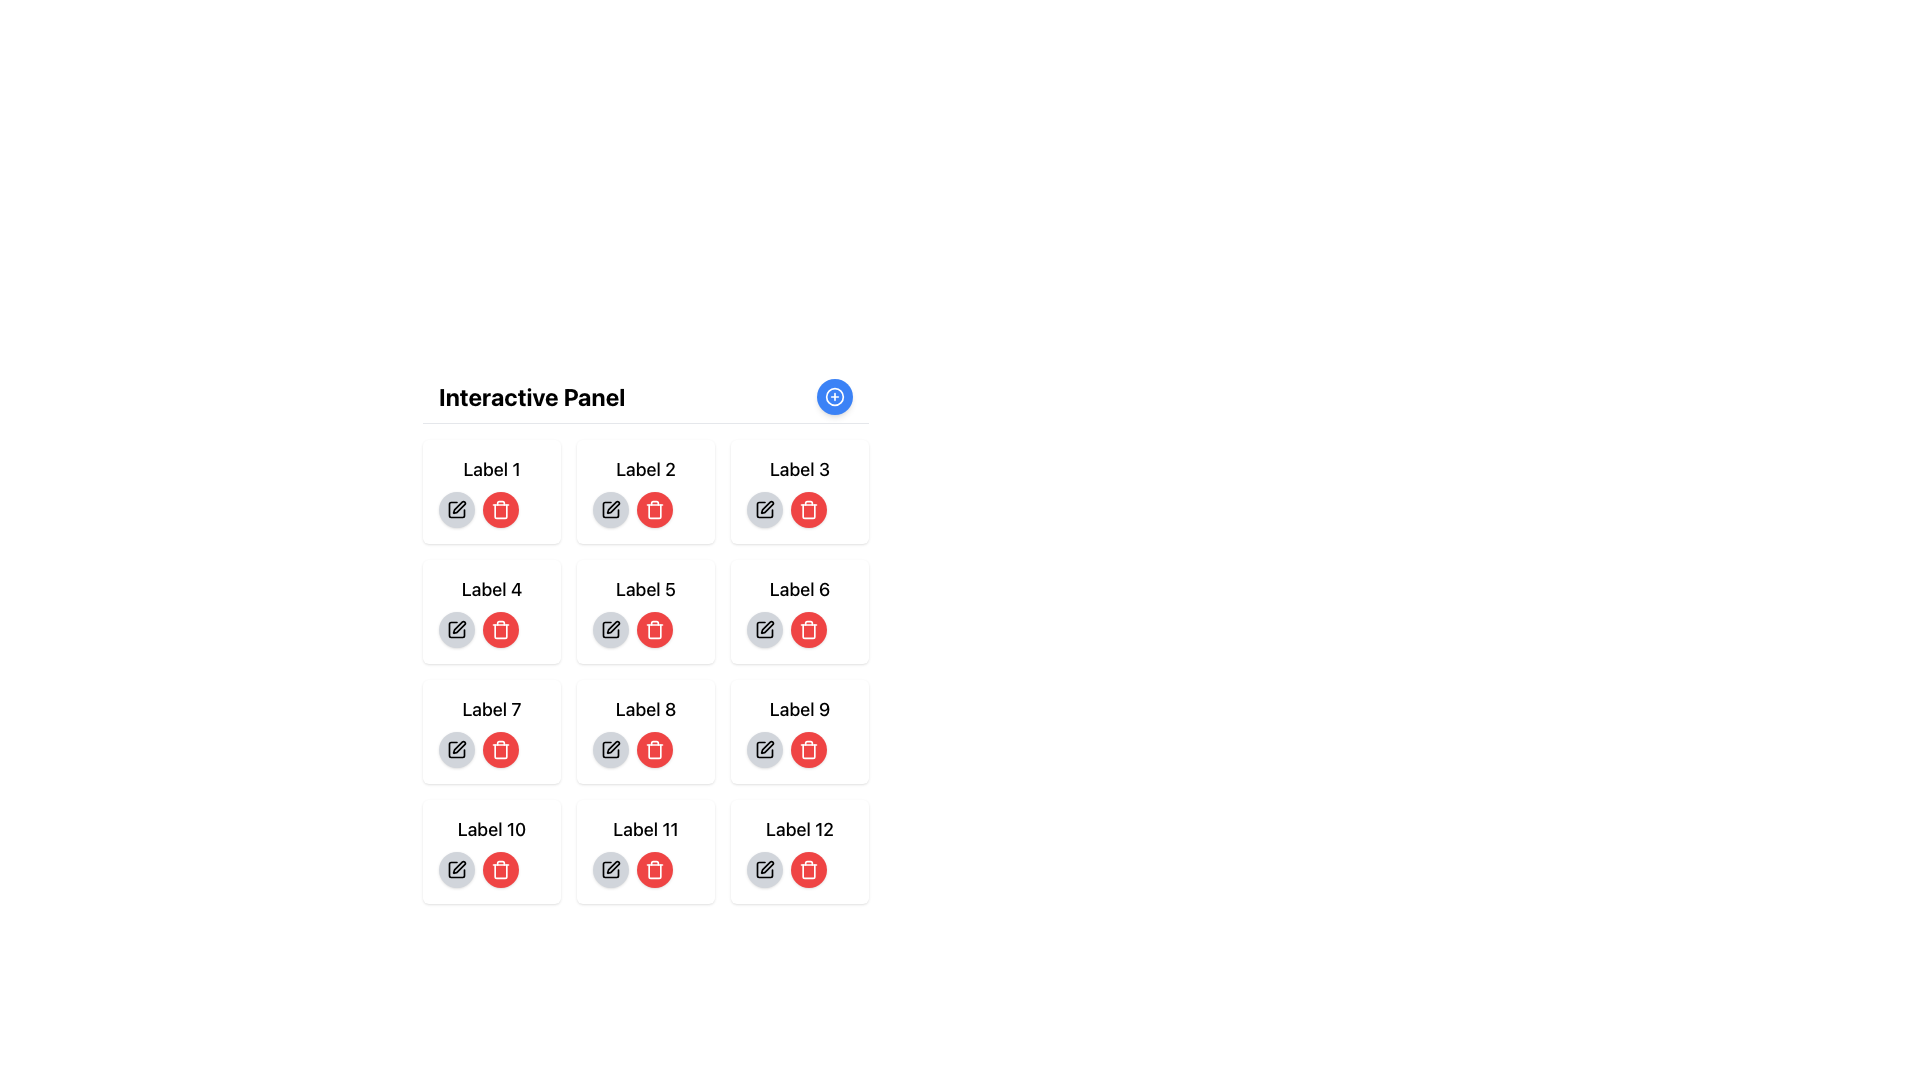 Image resolution: width=1920 pixels, height=1080 pixels. What do you see at coordinates (800, 829) in the screenshot?
I see `the text label displaying 'Label 12', which is styled in bold and medium-large font, located in the bottom-right corner of a grid layout with a blue background` at bounding box center [800, 829].